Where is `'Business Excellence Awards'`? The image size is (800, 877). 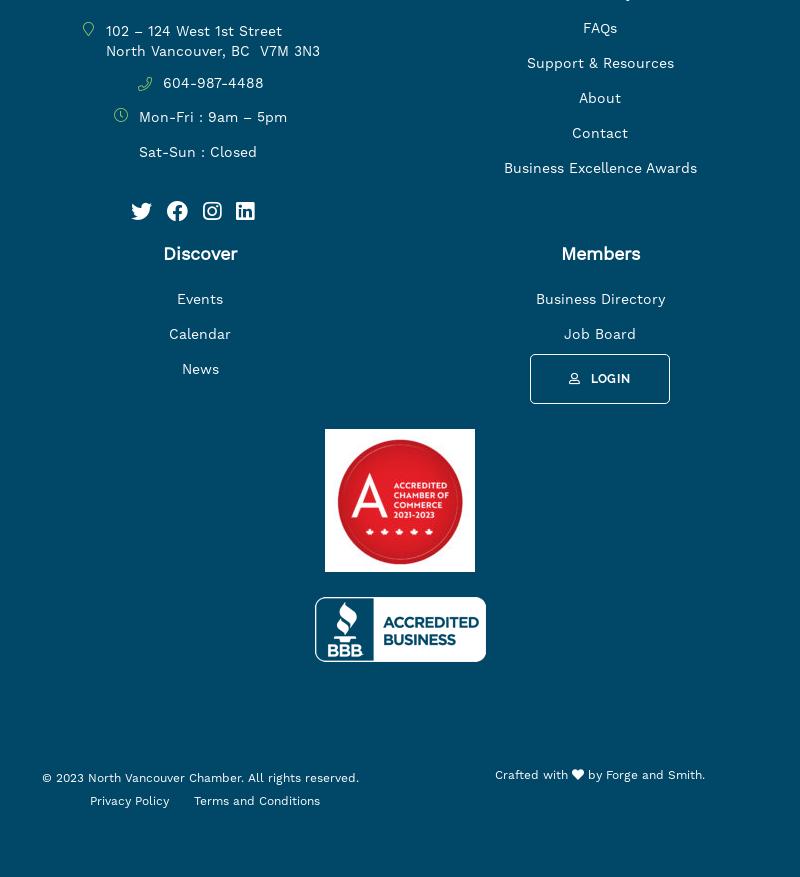 'Business Excellence Awards' is located at coordinates (598, 166).